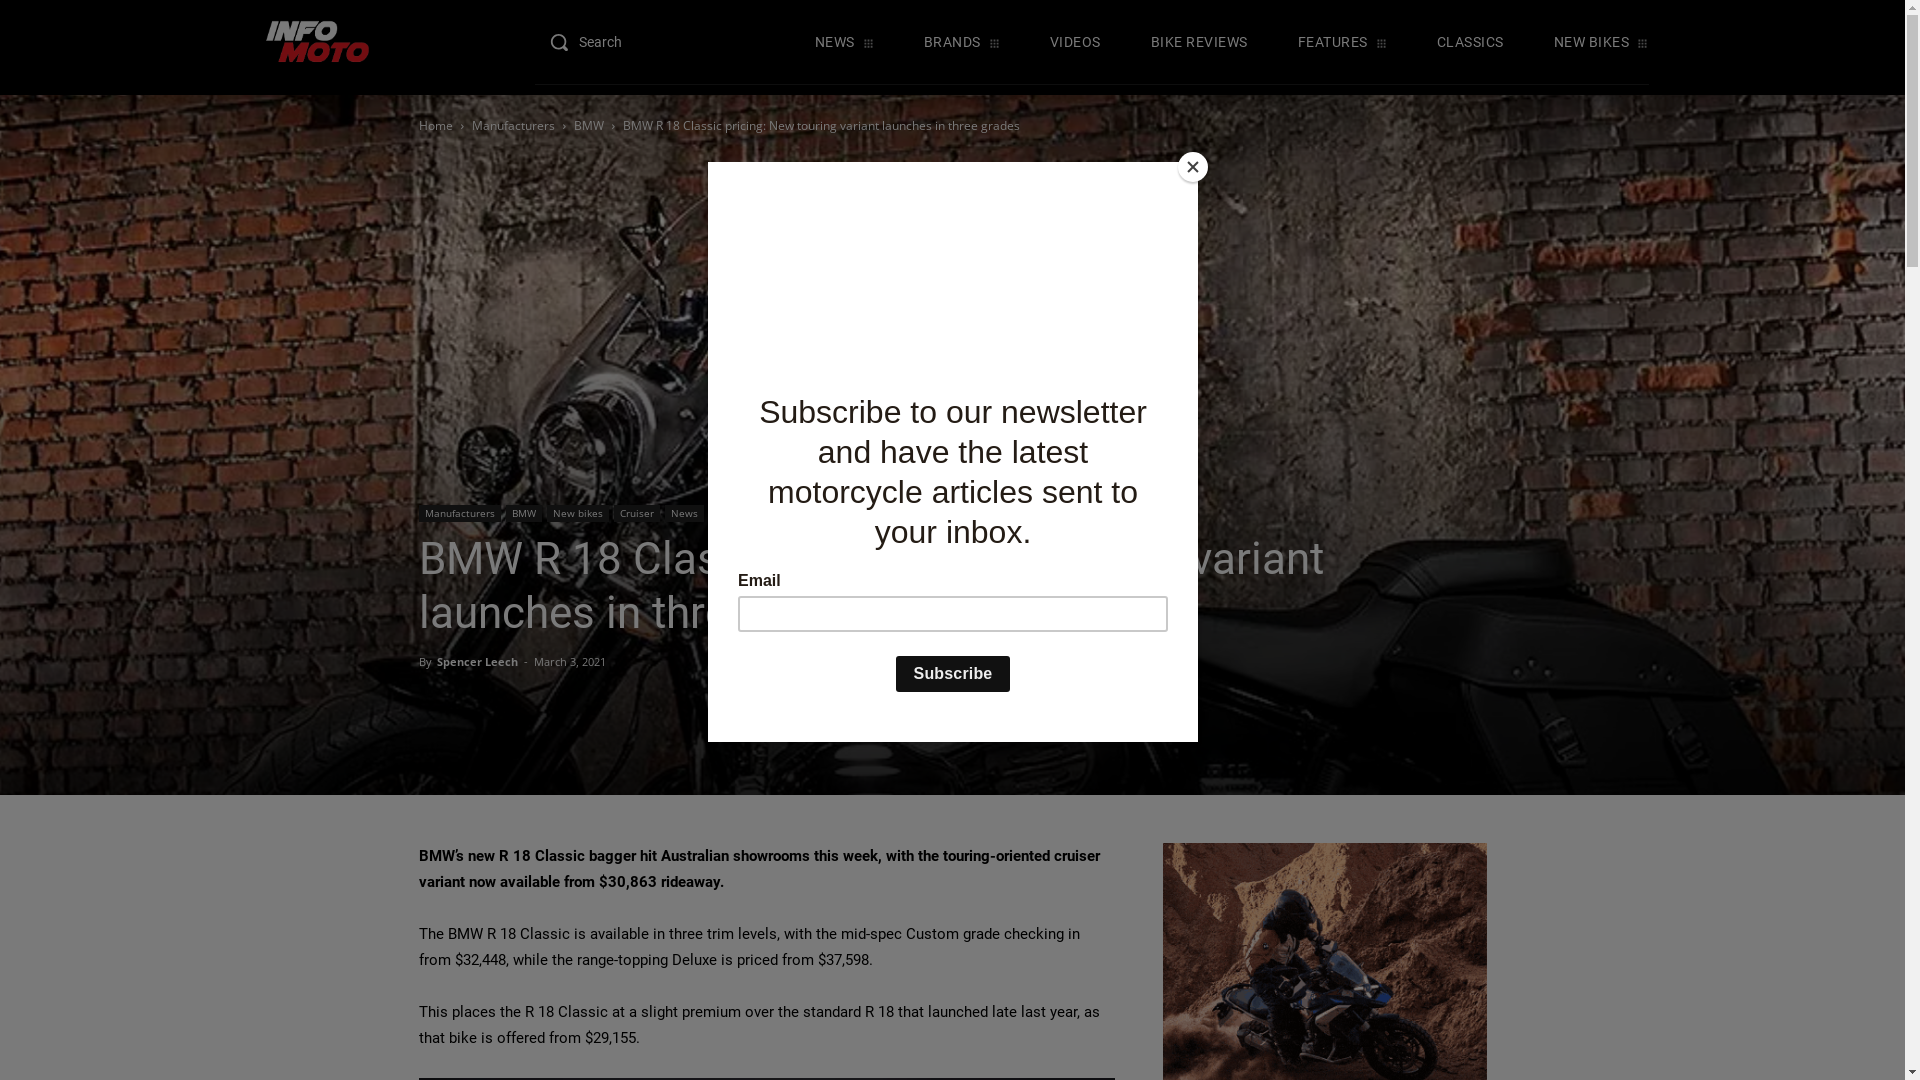 The image size is (1920, 1080). Describe the element at coordinates (1342, 42) in the screenshot. I see `'FEATURES'` at that location.